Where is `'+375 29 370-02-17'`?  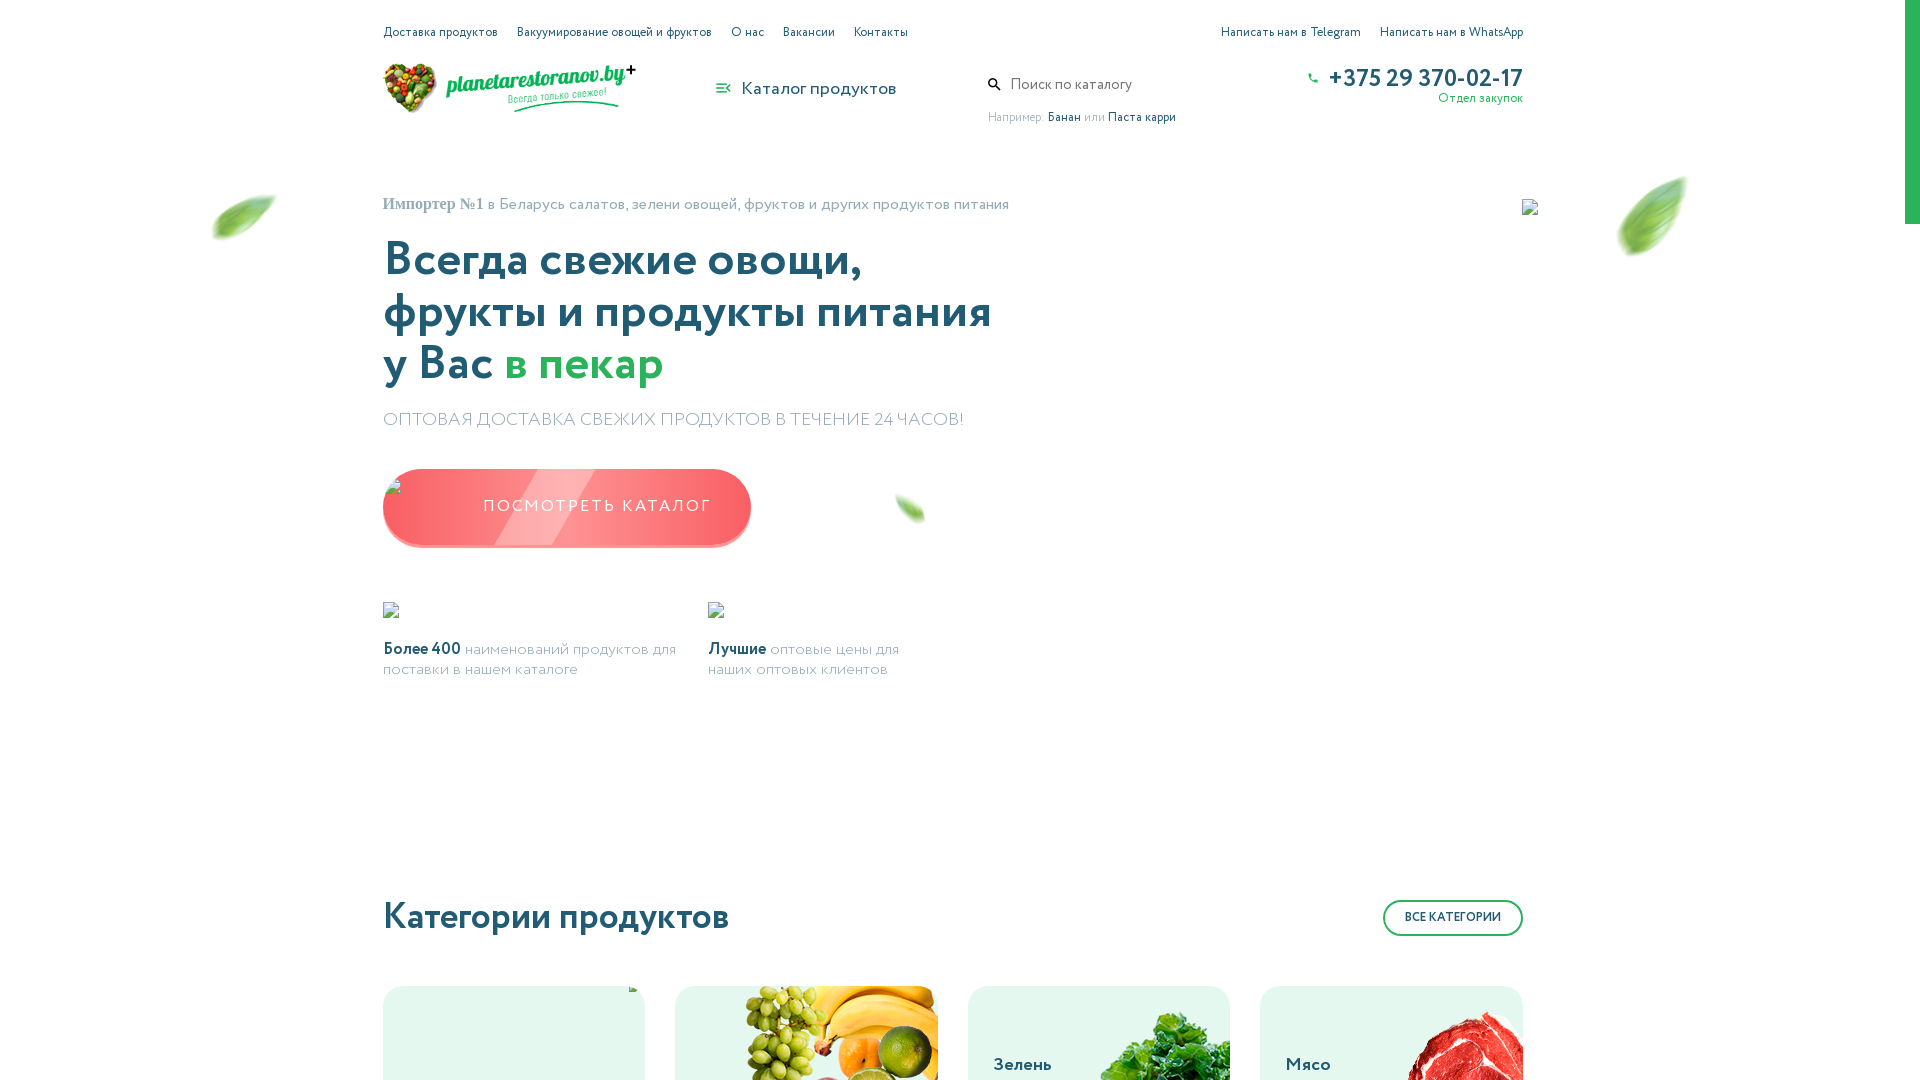 '+375 29 370-02-17' is located at coordinates (1410, 79).